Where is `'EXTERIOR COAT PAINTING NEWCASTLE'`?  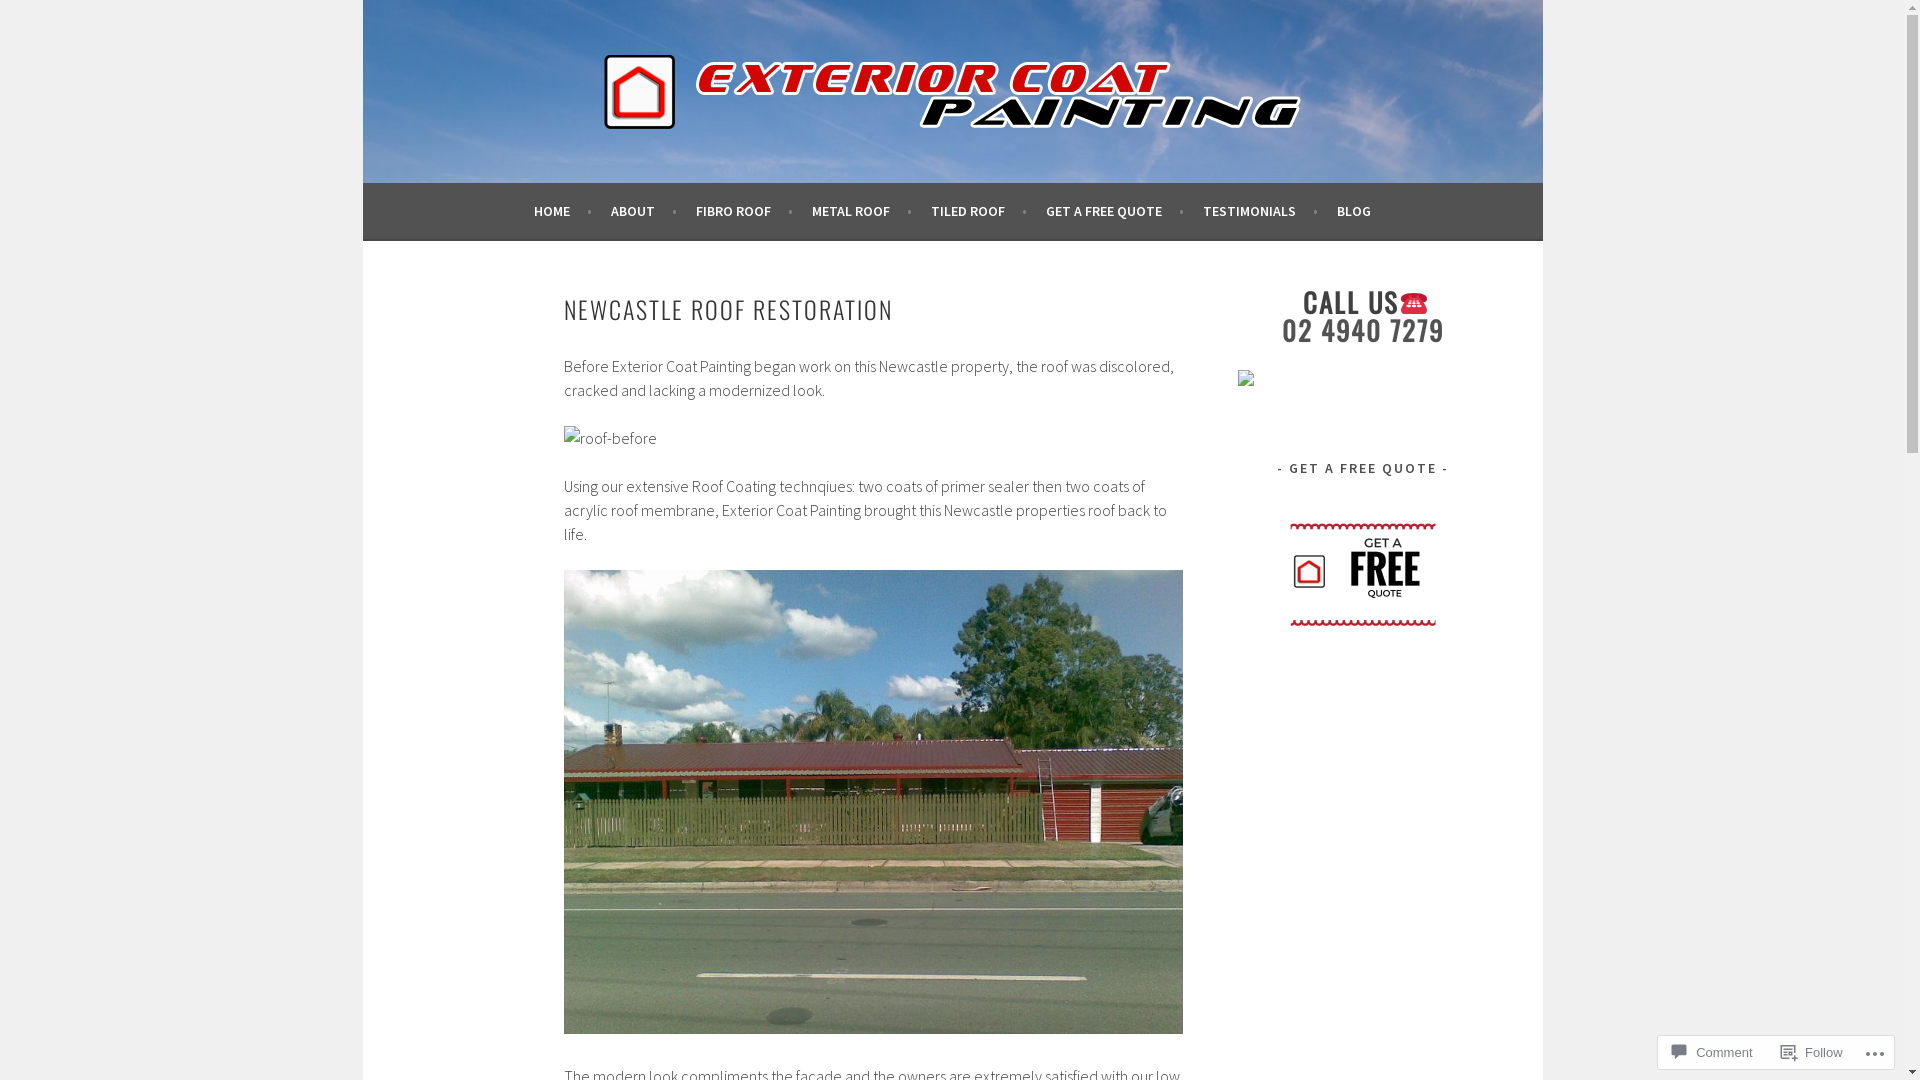 'EXTERIOR COAT PAINTING NEWCASTLE' is located at coordinates (691, 194).